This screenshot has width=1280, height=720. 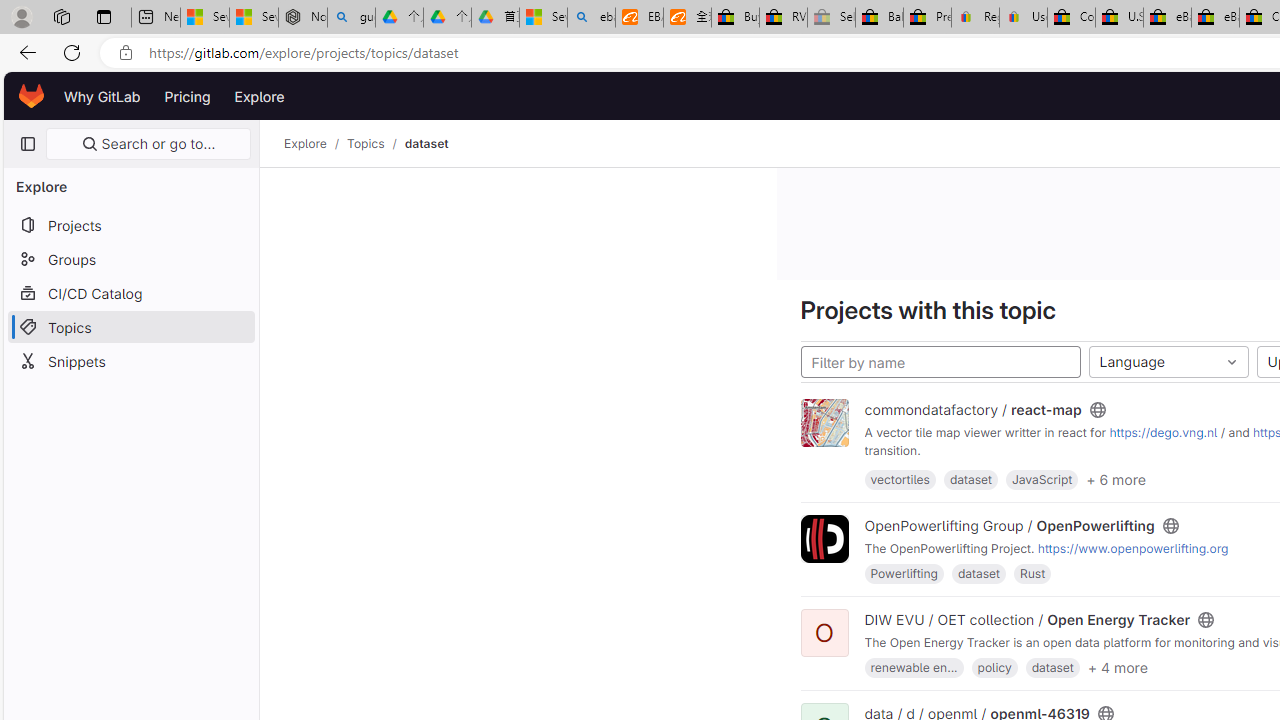 I want to click on 'Back', so click(x=24, y=51).